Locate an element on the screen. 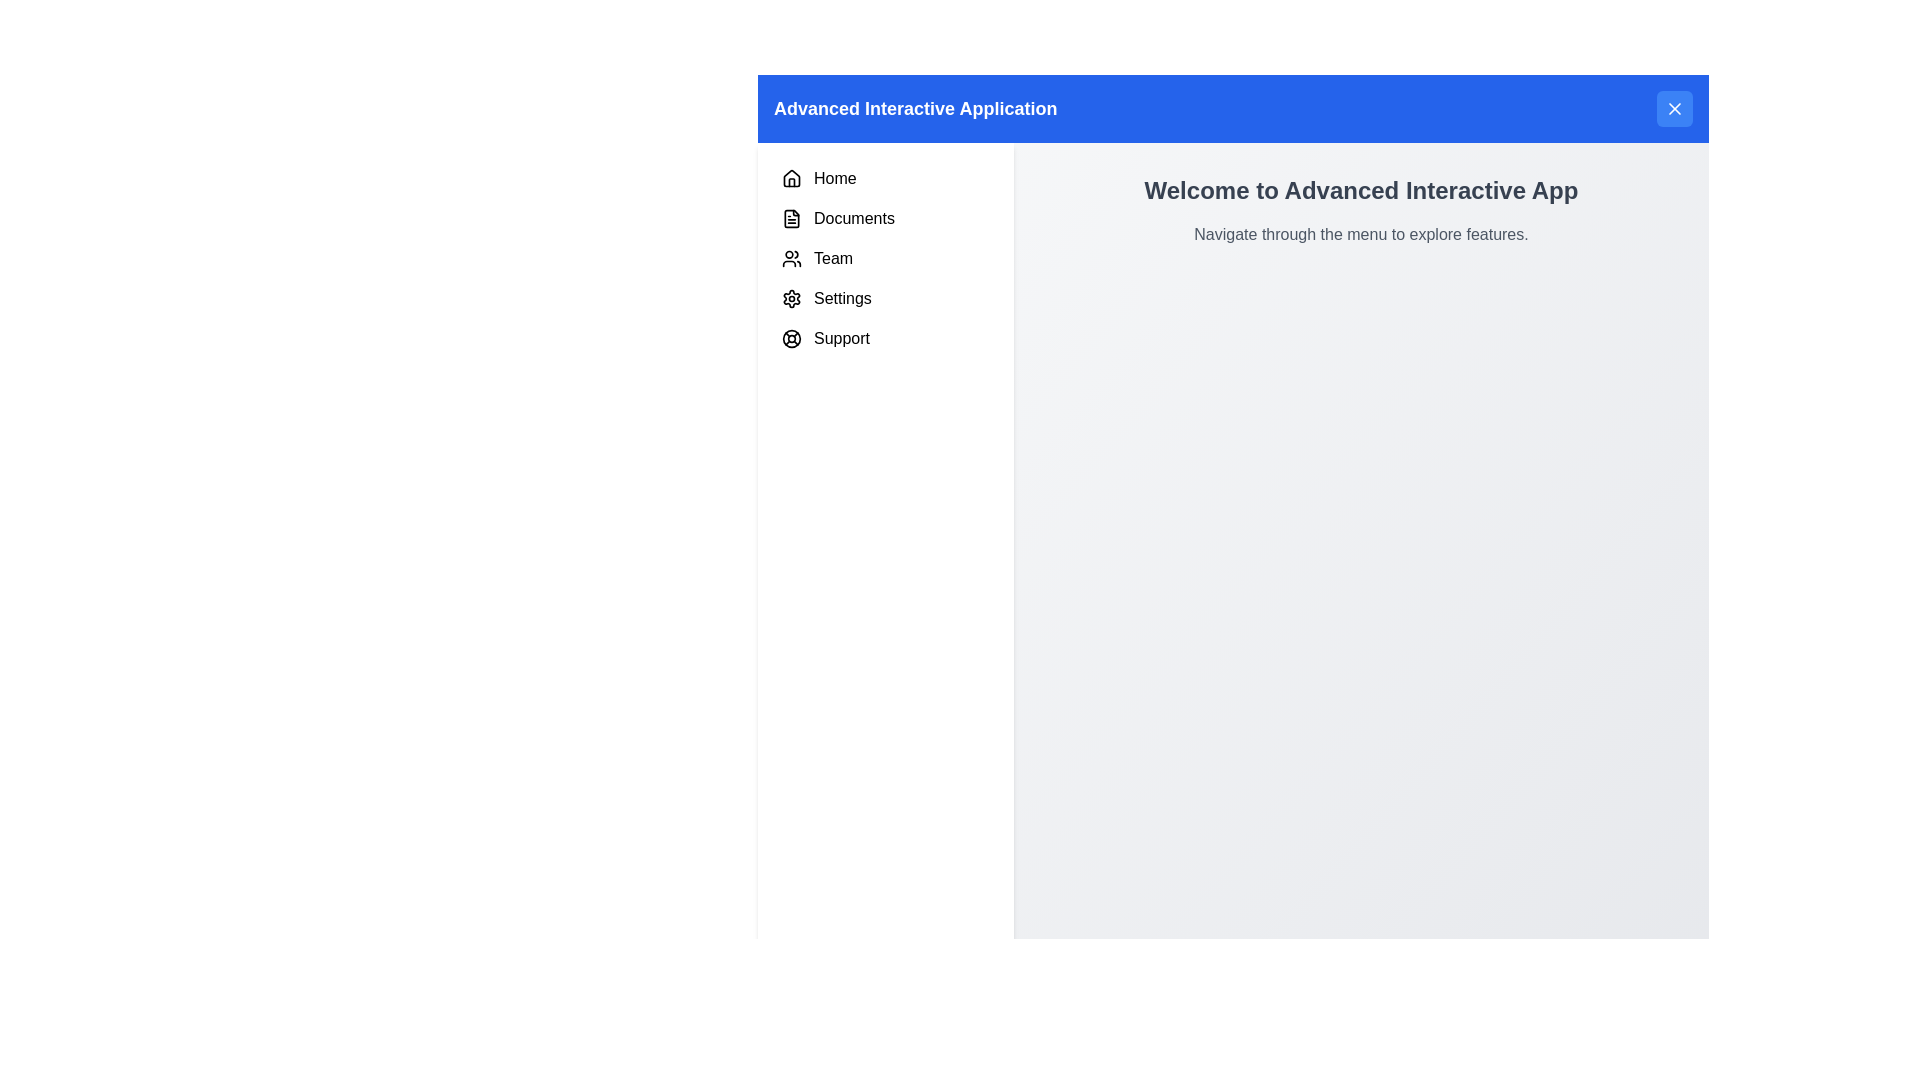  the 'Documents' icon located in the vertical navigation menu is located at coordinates (791, 219).